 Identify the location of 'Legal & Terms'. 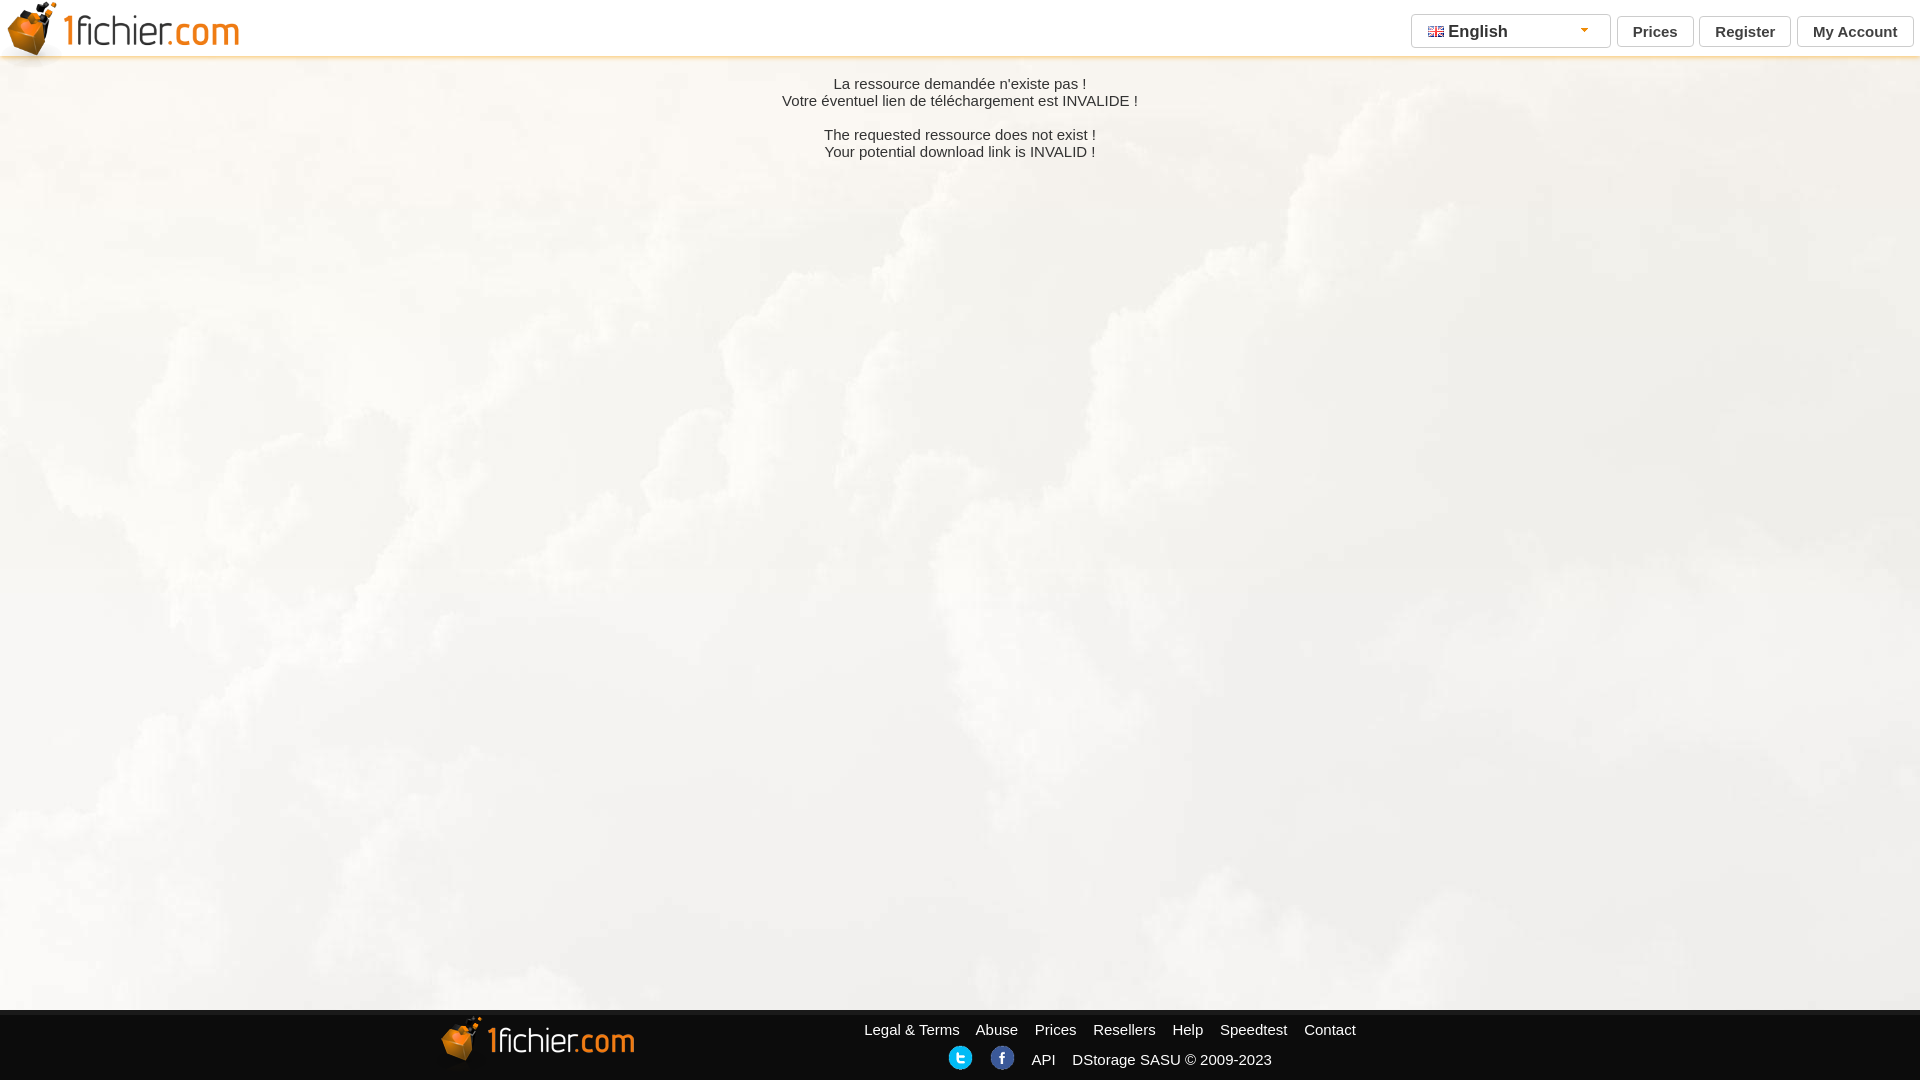
(911, 1029).